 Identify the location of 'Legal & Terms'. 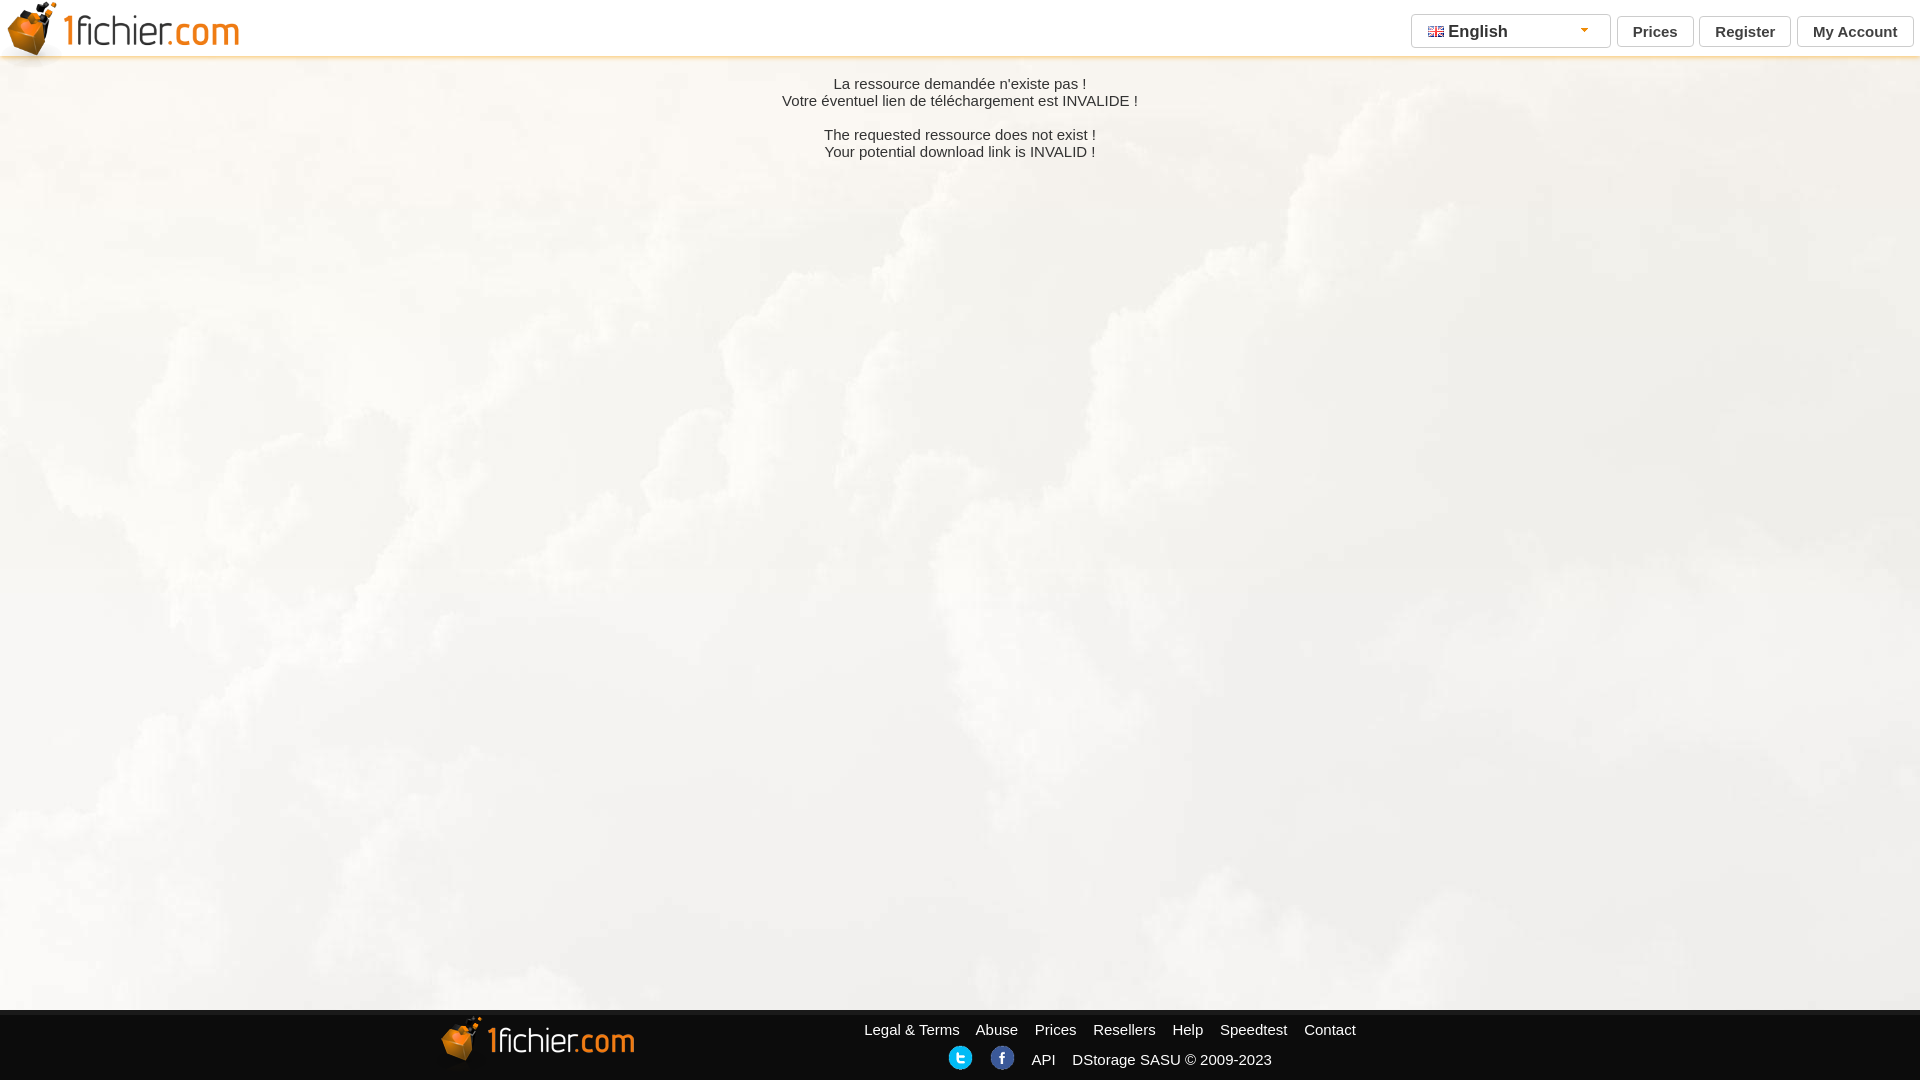
(911, 1029).